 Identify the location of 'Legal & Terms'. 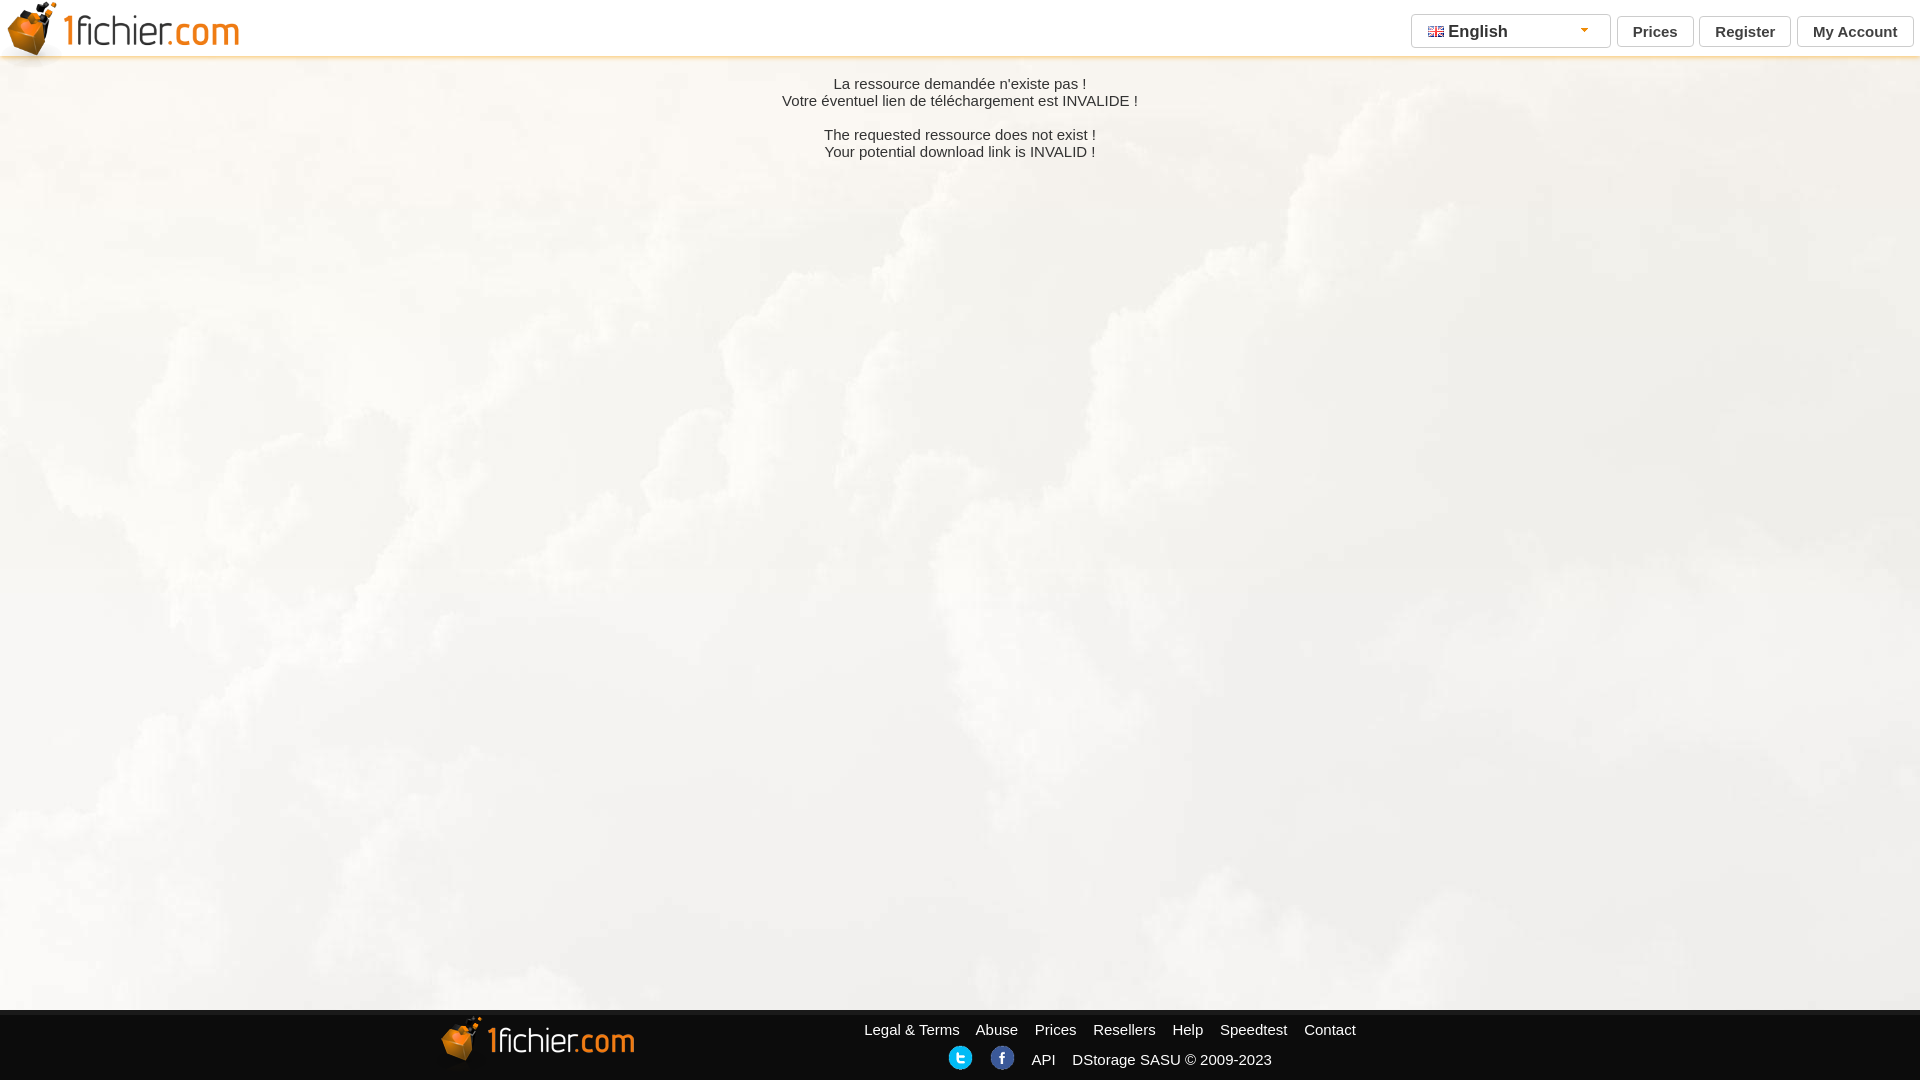
(911, 1029).